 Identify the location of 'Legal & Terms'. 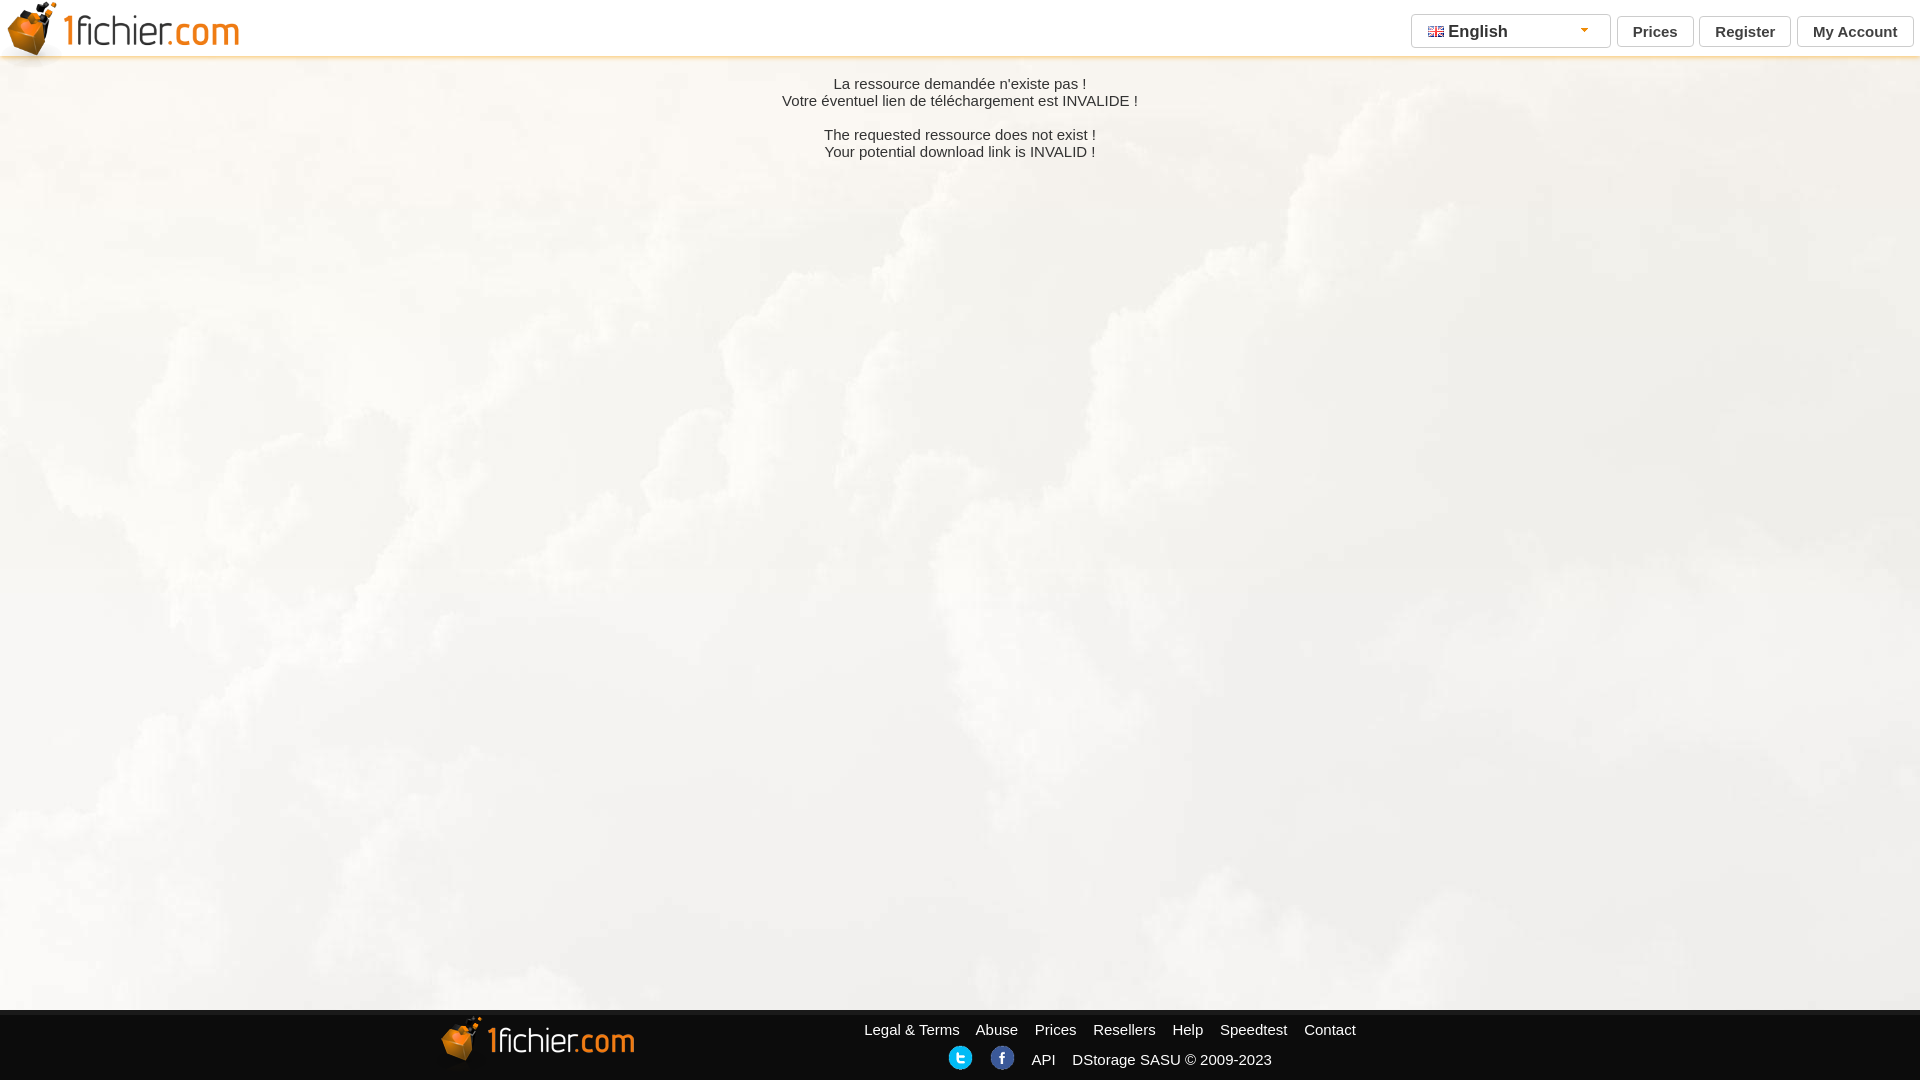
(911, 1029).